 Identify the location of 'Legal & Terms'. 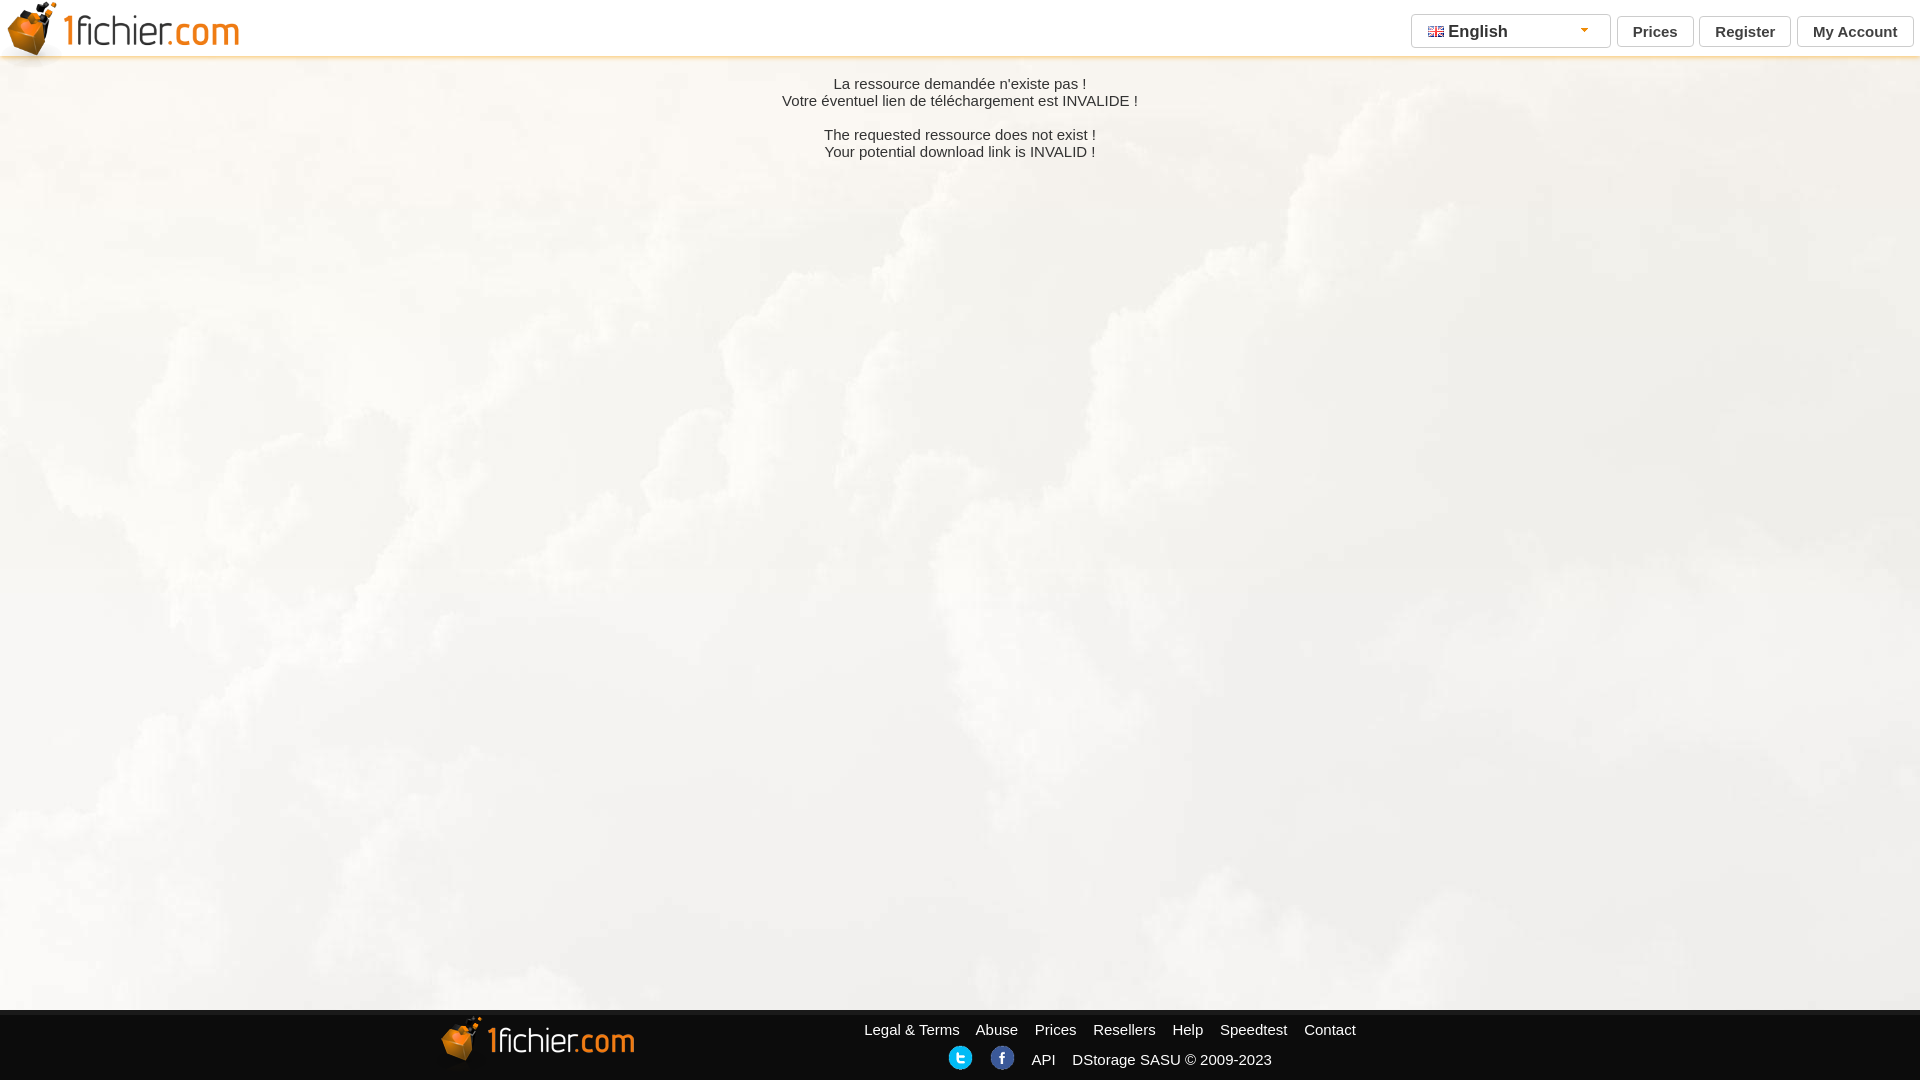
(911, 1029).